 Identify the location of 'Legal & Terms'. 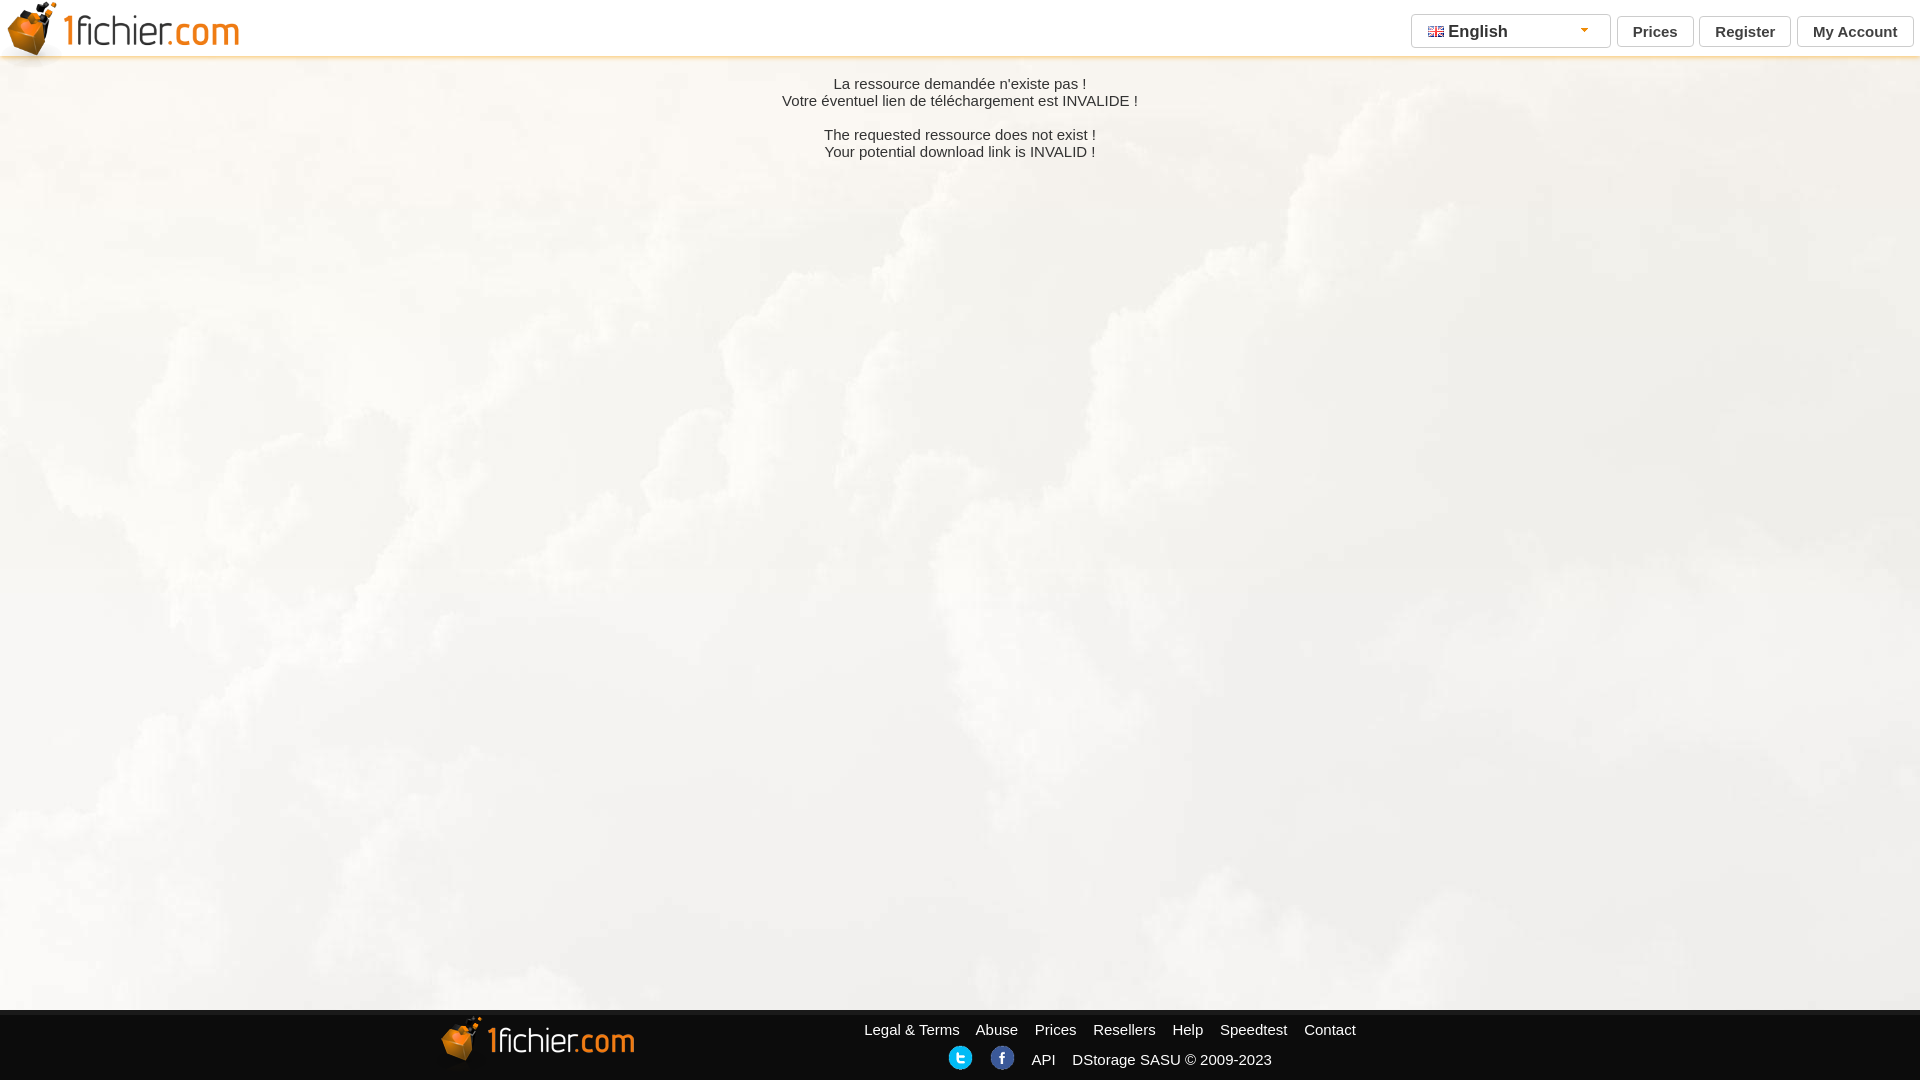
(911, 1029).